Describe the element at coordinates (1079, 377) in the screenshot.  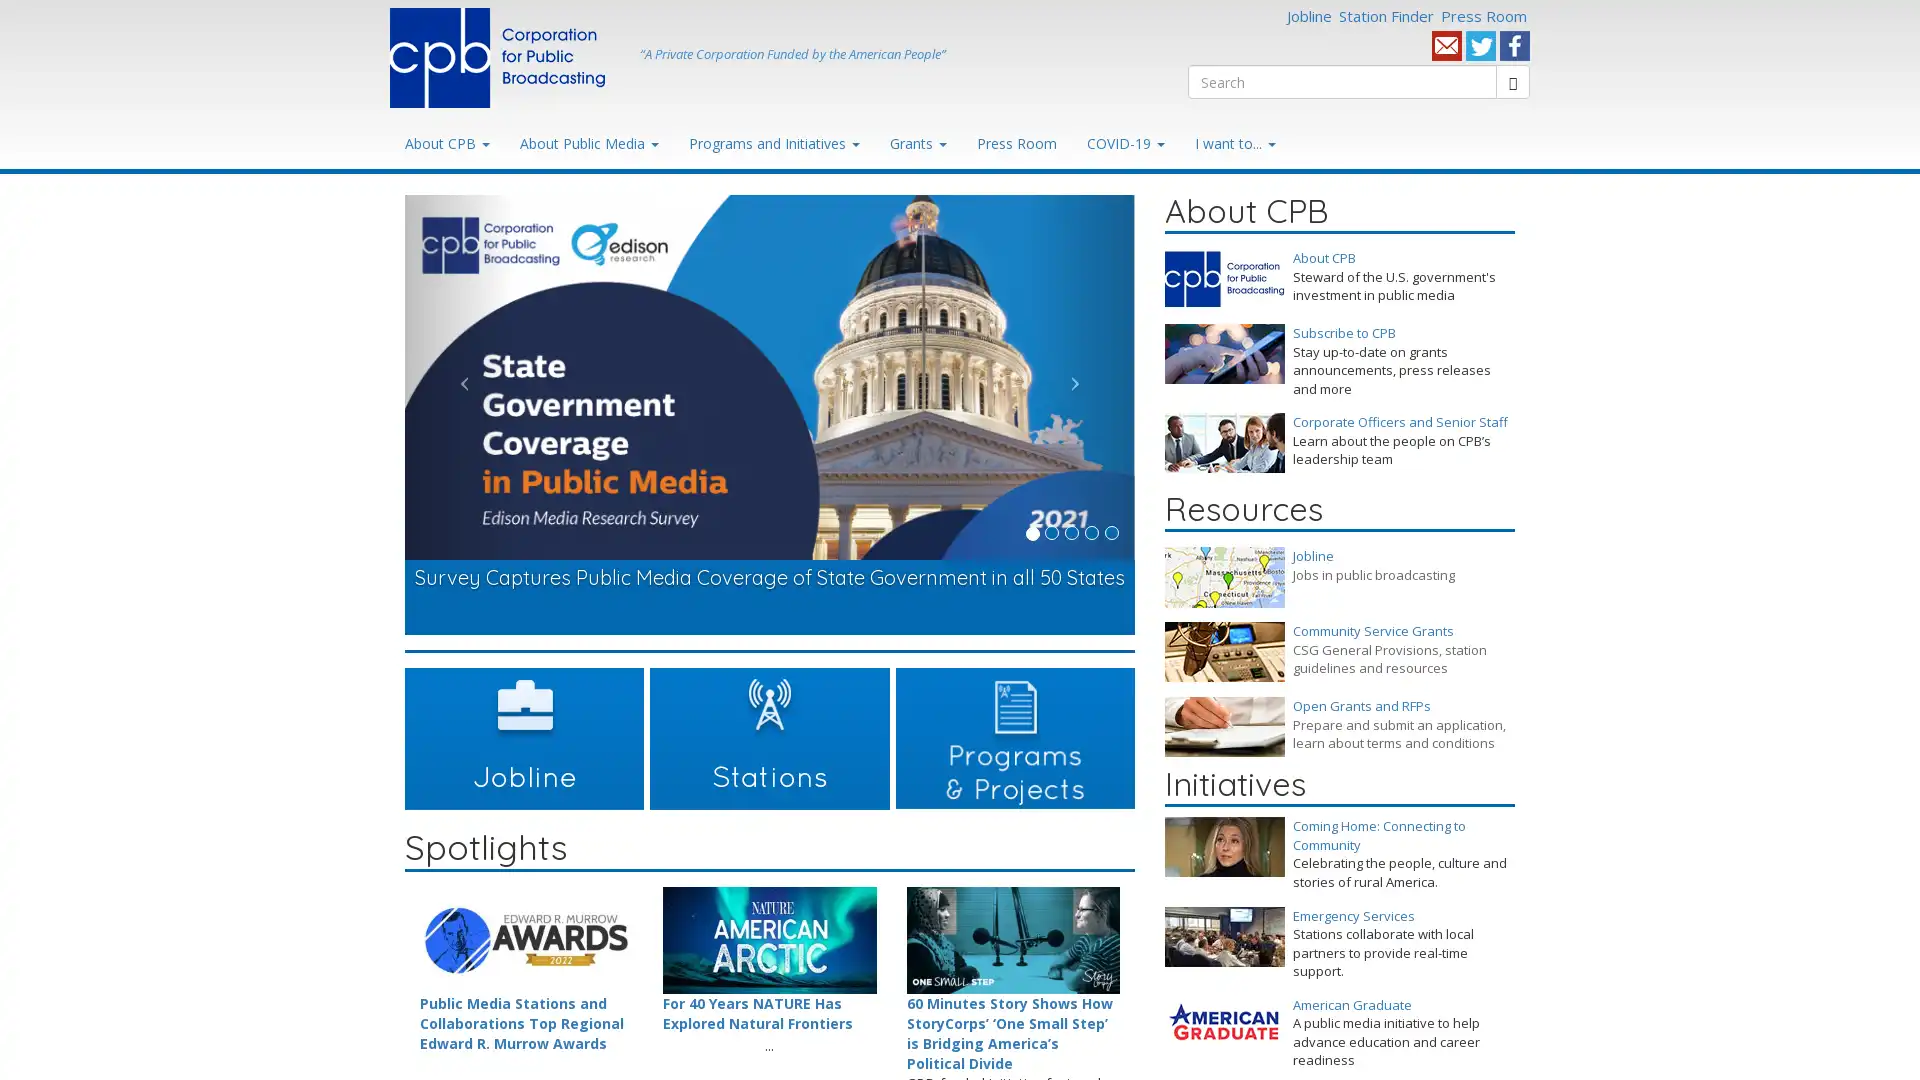
I see `Next` at that location.